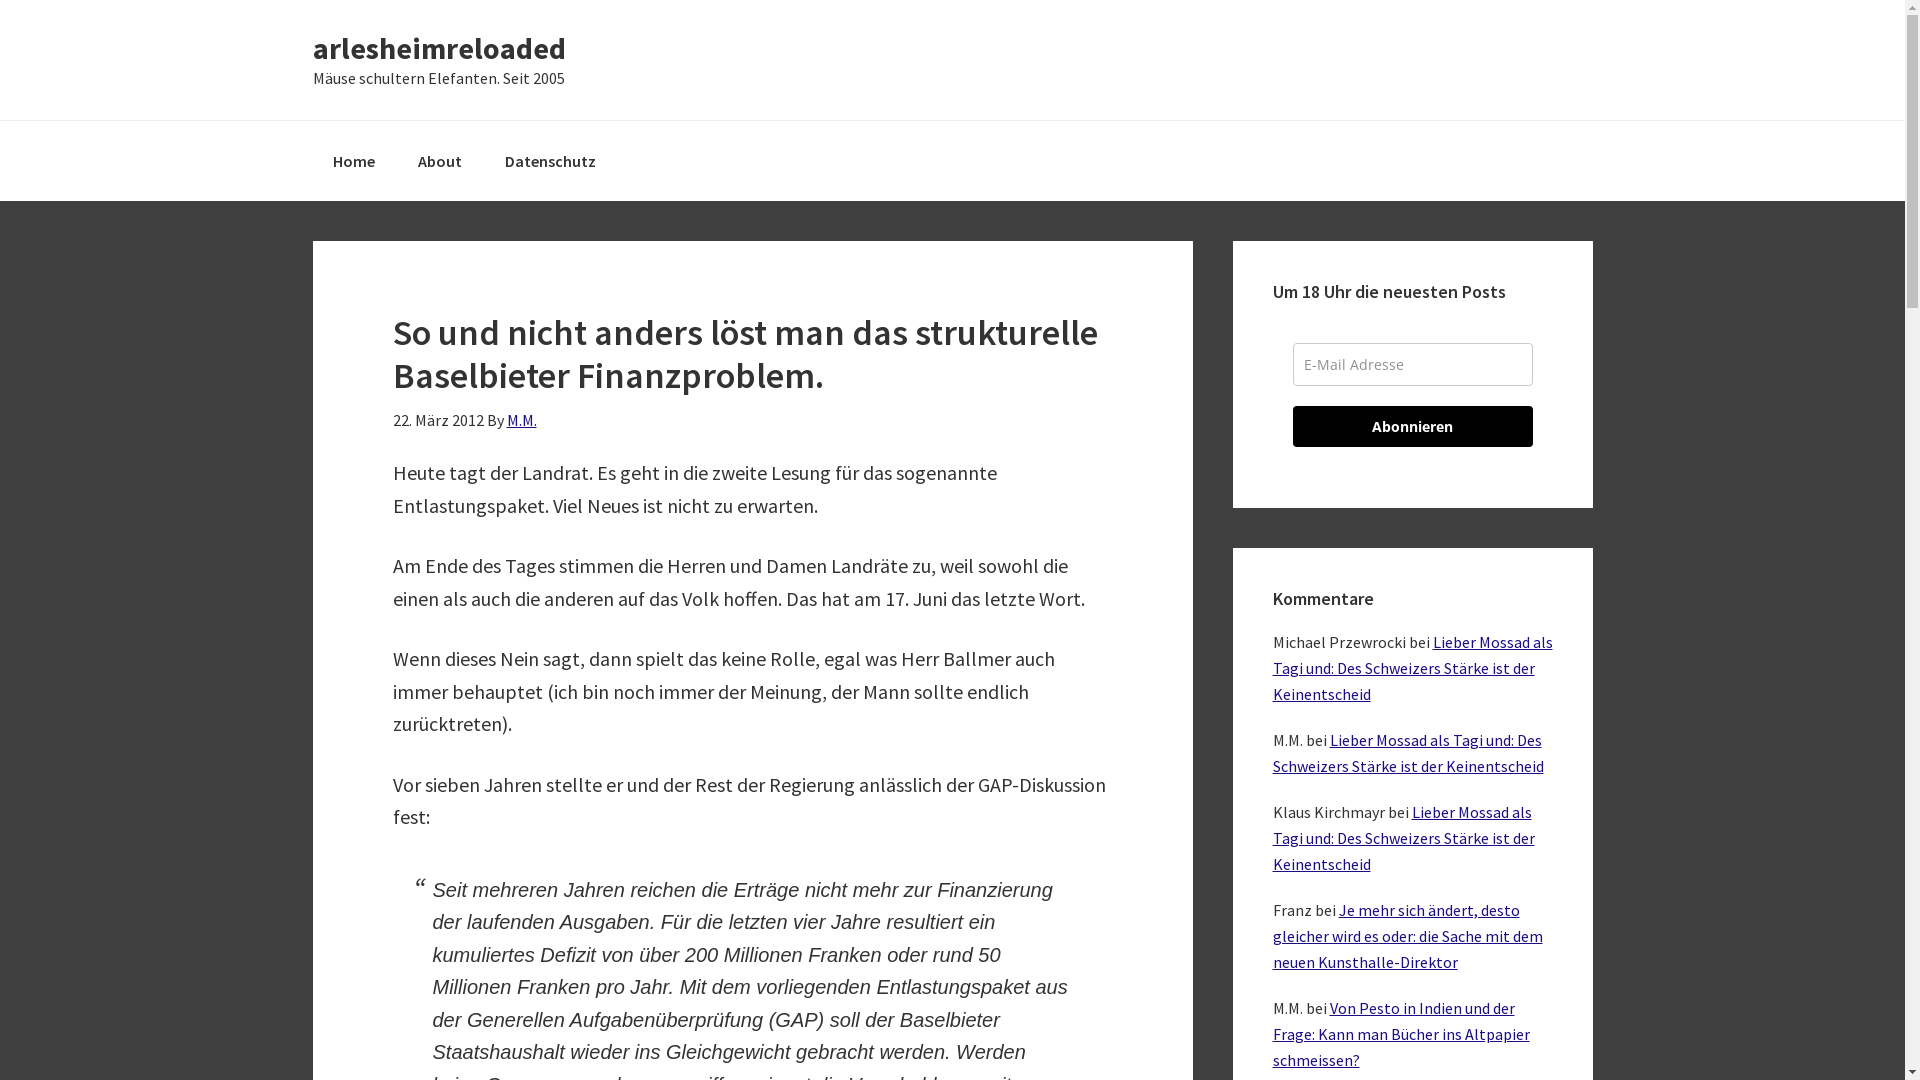  What do you see at coordinates (398, 160) in the screenshot?
I see `'About'` at bounding box center [398, 160].